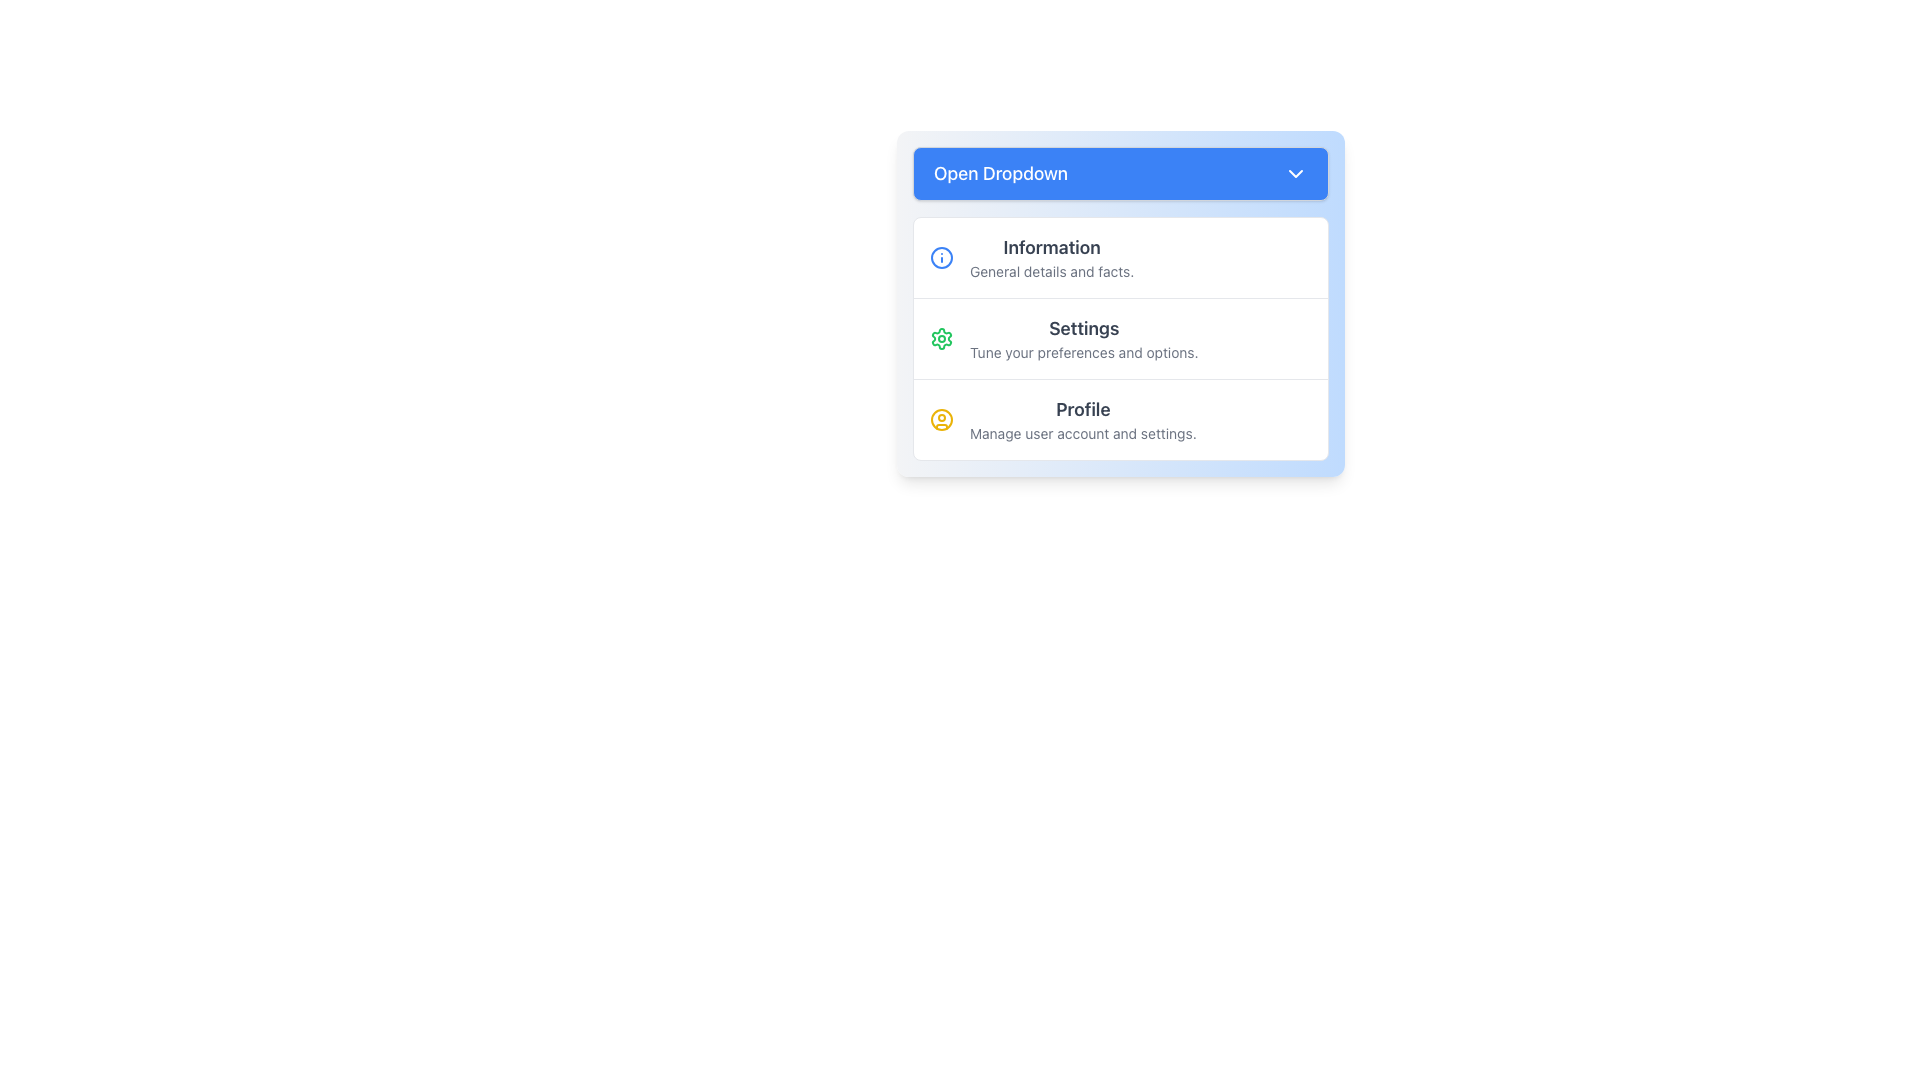  I want to click on the compact downwards-pointing chevron icon embedded in the right side of the blue 'Open Dropdown' button, so click(1296, 172).